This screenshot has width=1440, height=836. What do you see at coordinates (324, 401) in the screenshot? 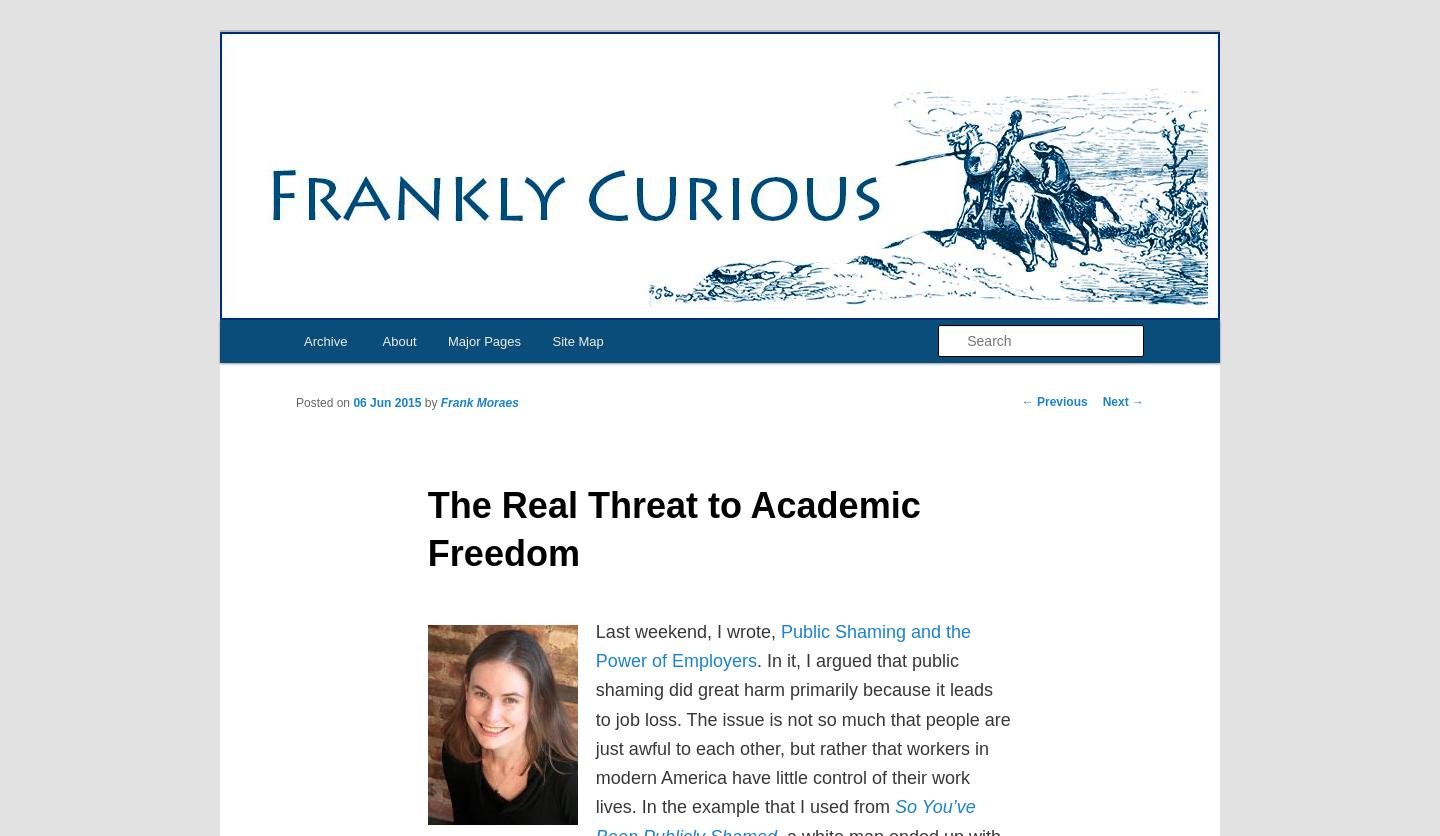
I see `'Posted on'` at bounding box center [324, 401].